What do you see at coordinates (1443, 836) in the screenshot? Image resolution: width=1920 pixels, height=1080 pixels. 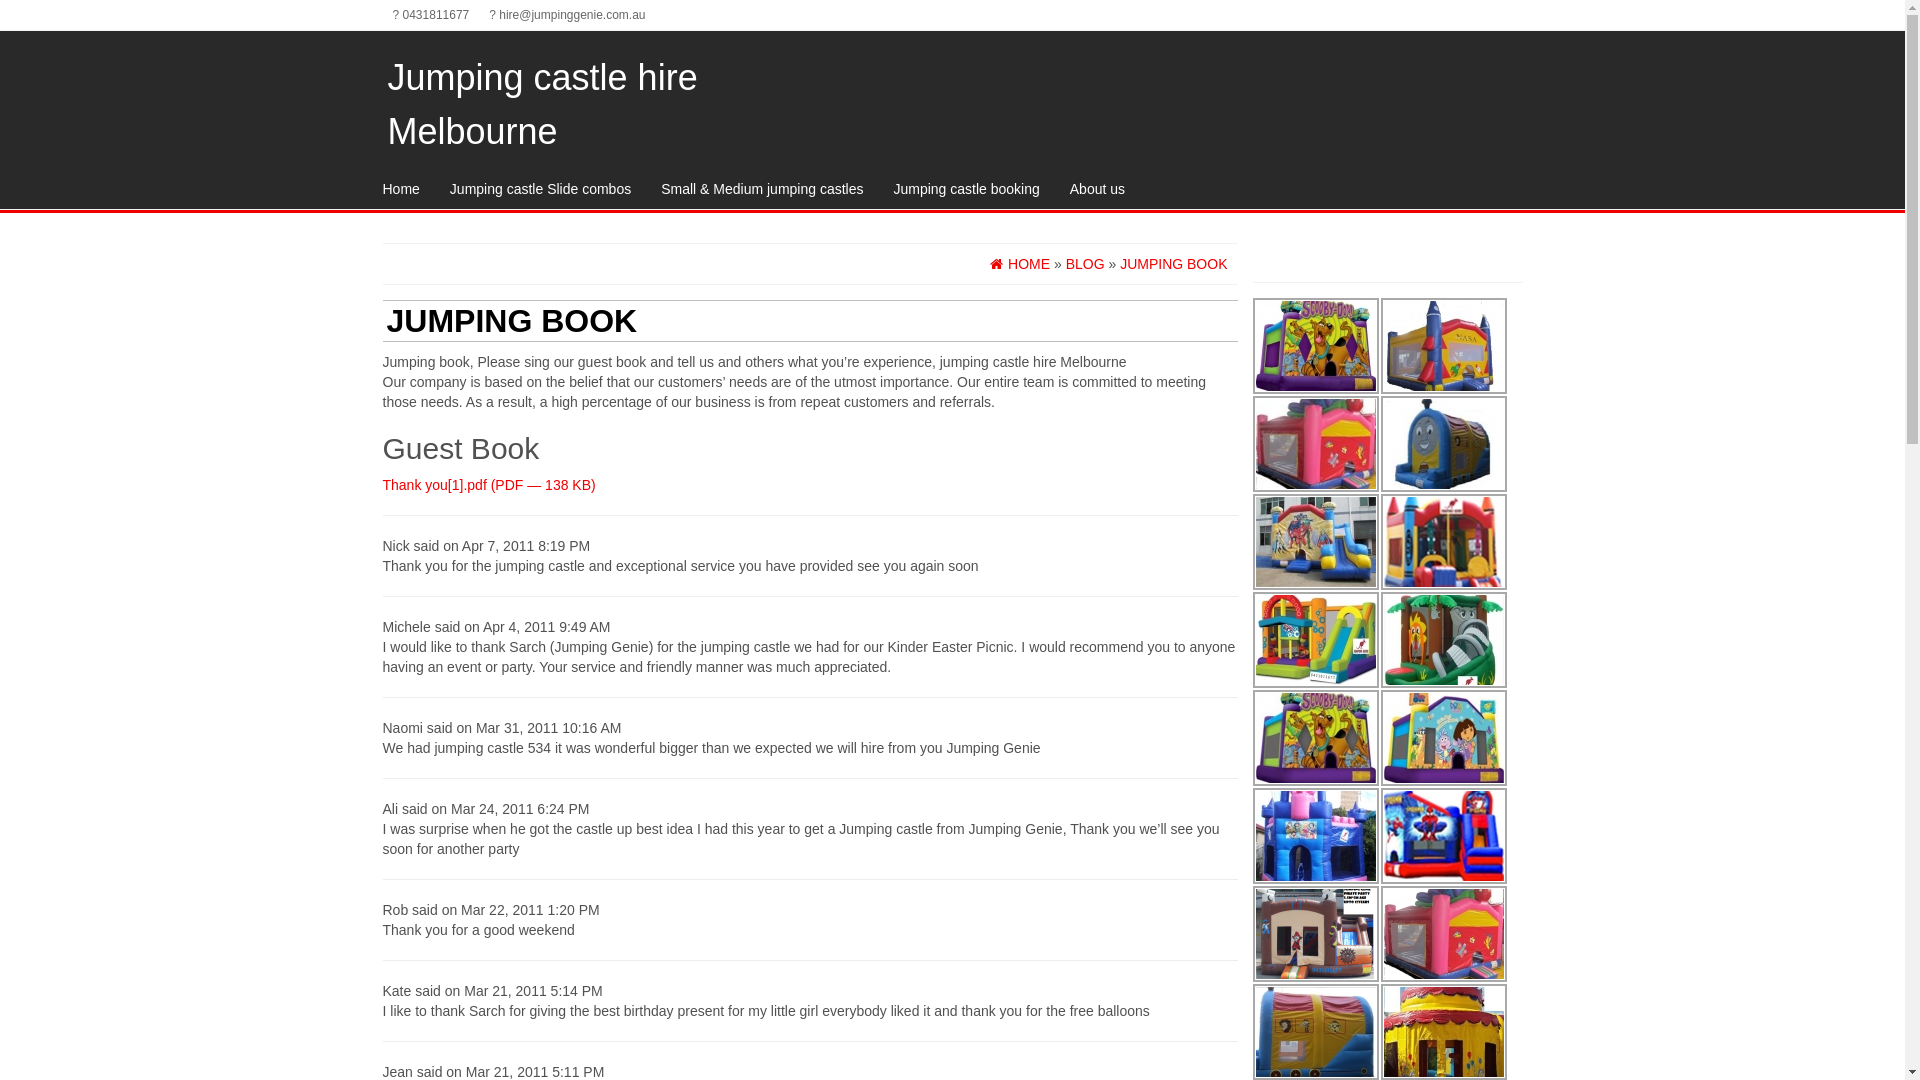 I see `'Jumping castle 537.jpg'` at bounding box center [1443, 836].